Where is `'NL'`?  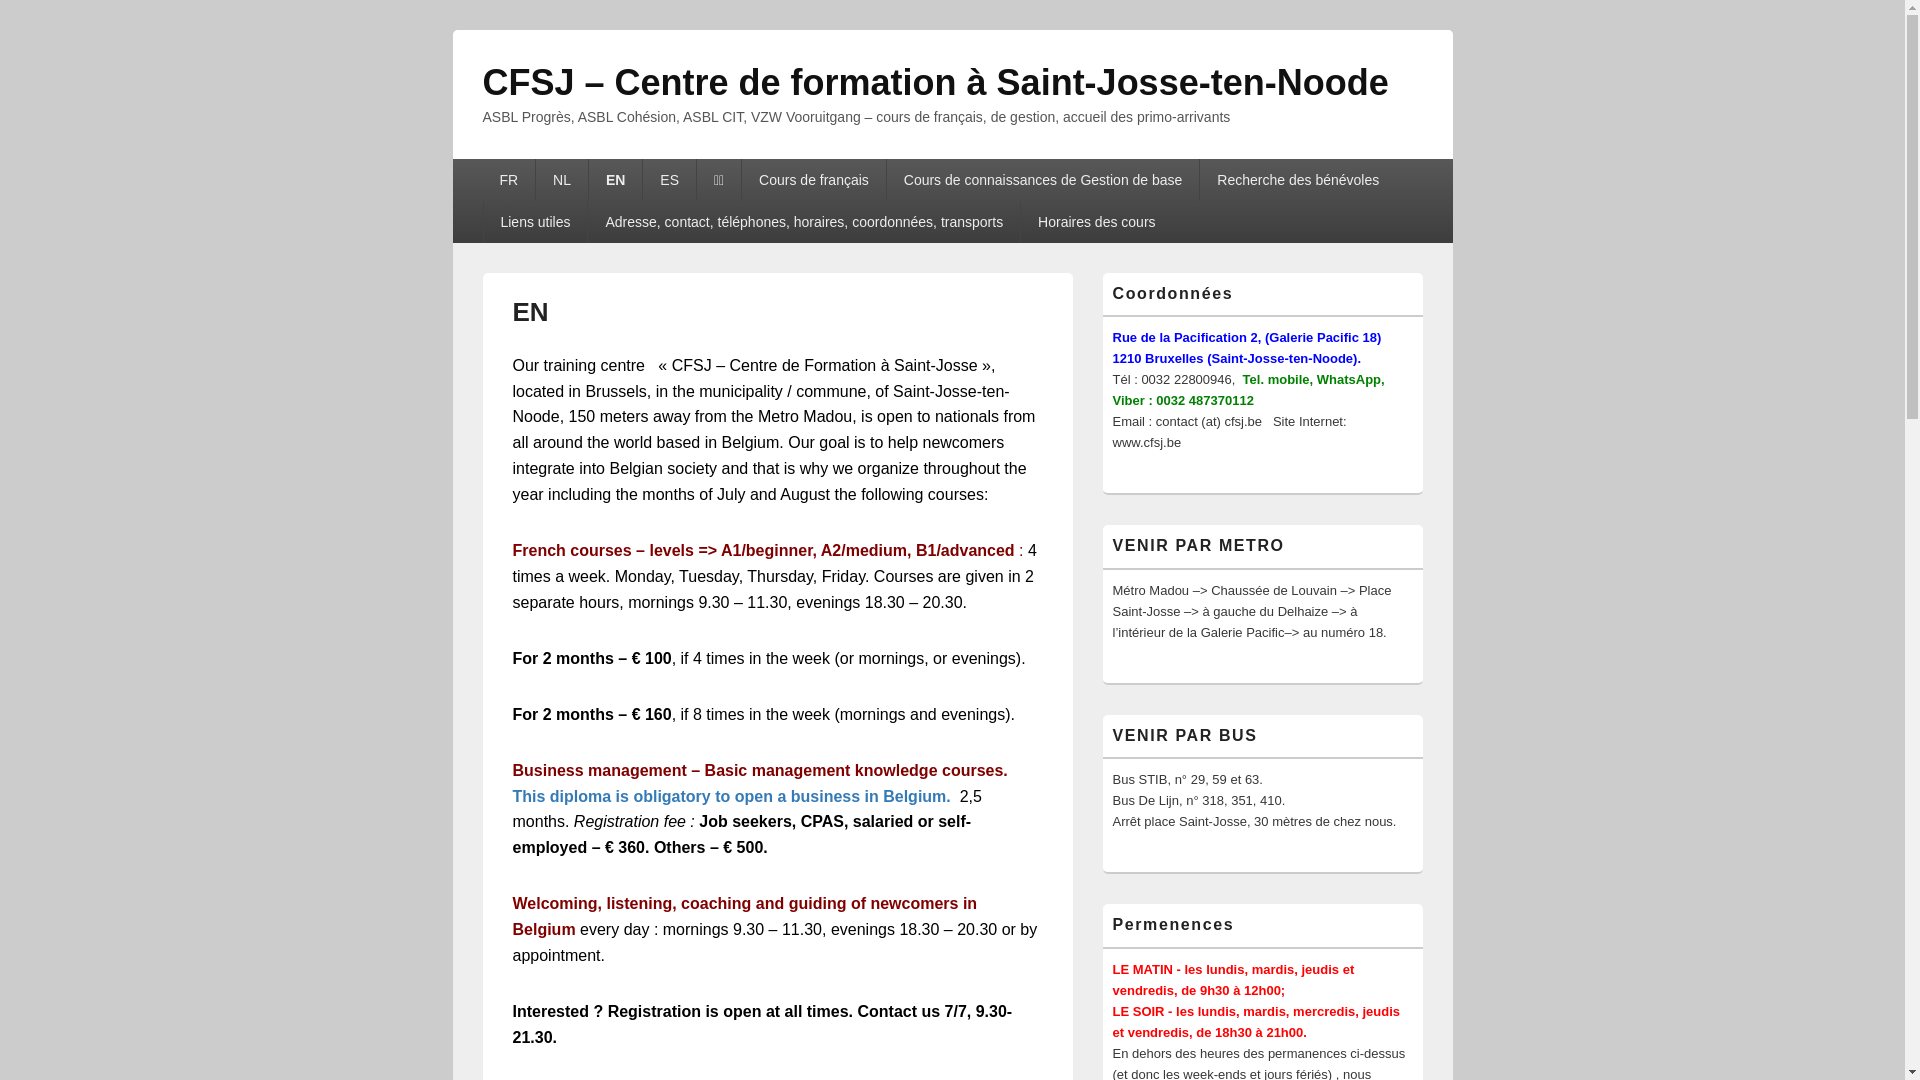
'NL' is located at coordinates (560, 180).